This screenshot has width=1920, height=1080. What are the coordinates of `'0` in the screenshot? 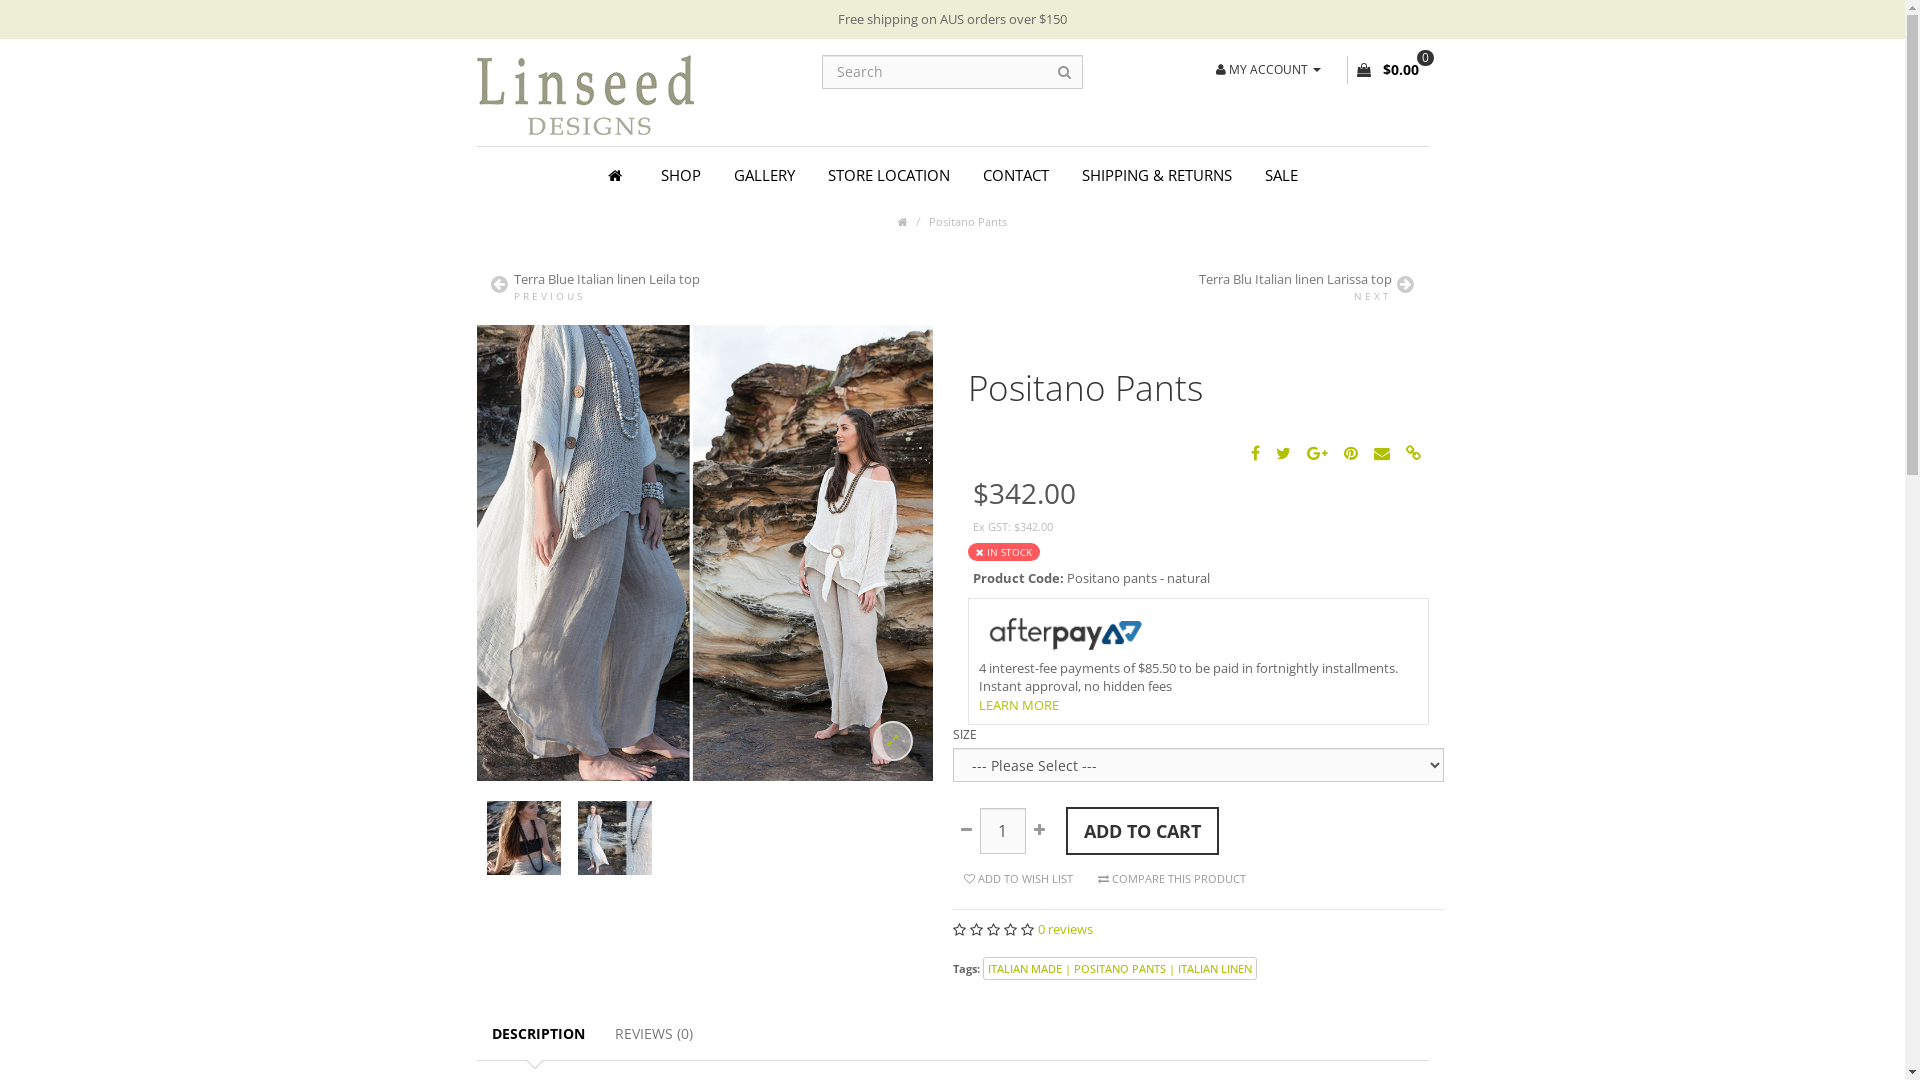 It's located at (1386, 68).